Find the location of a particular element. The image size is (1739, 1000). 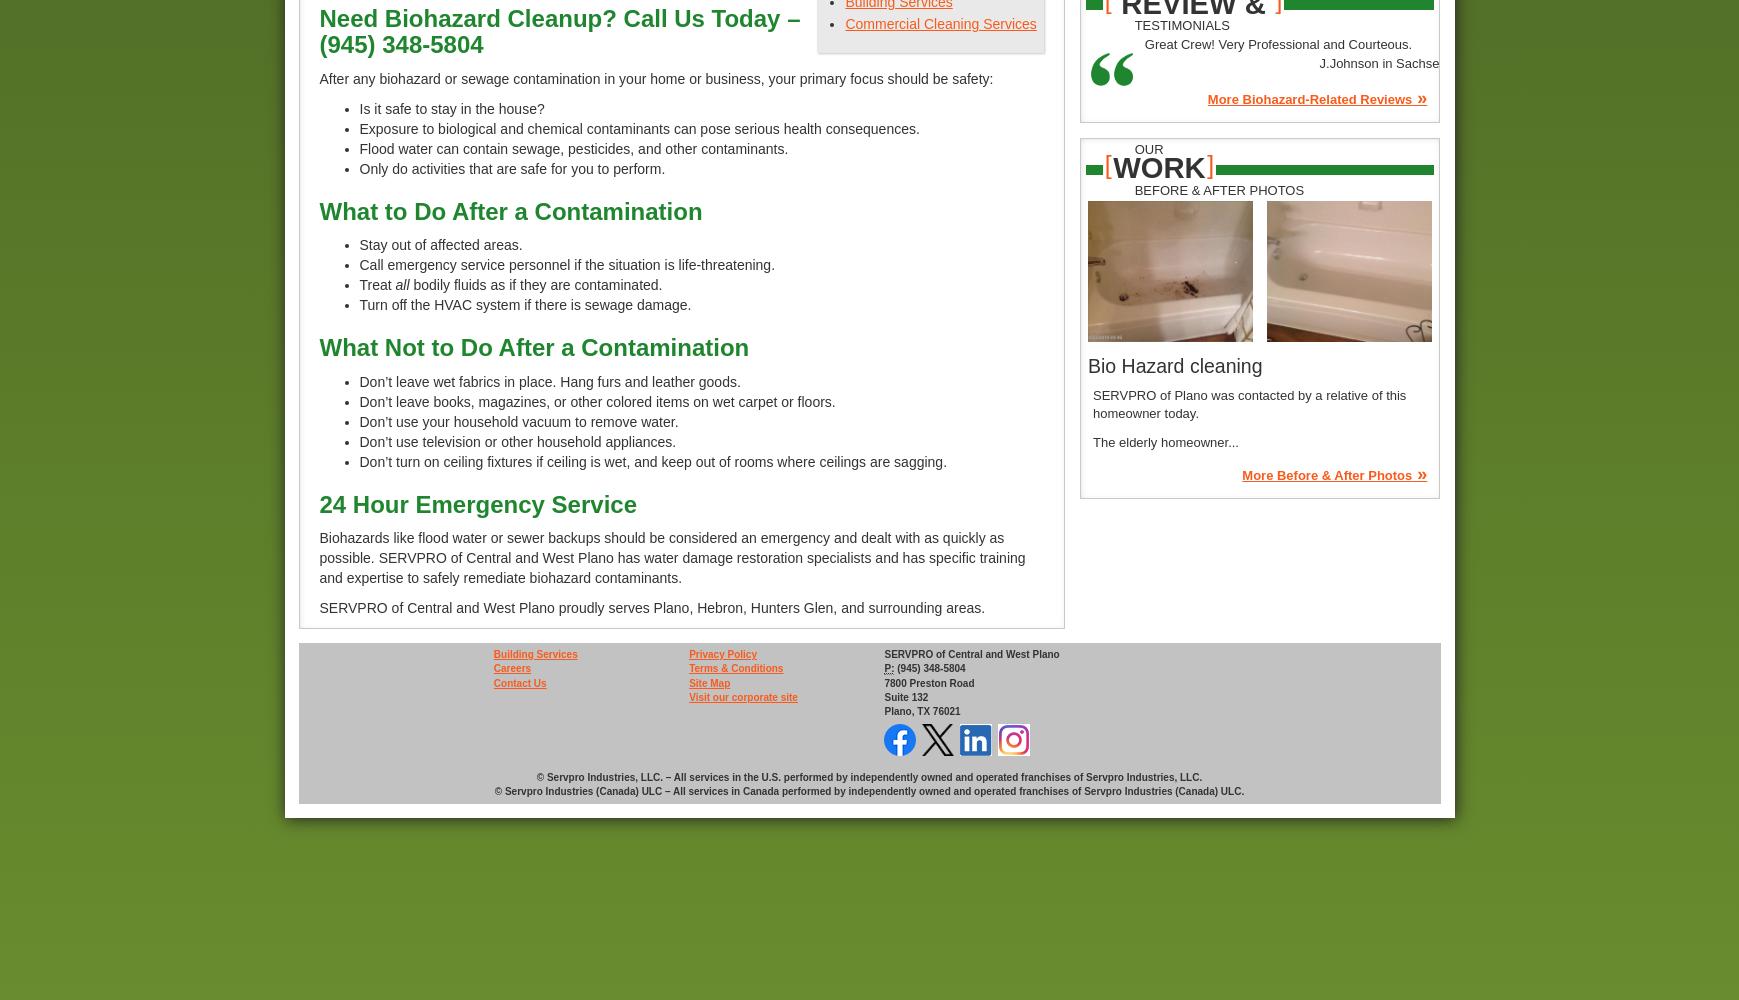

'Contact Us' is located at coordinates (519, 682).